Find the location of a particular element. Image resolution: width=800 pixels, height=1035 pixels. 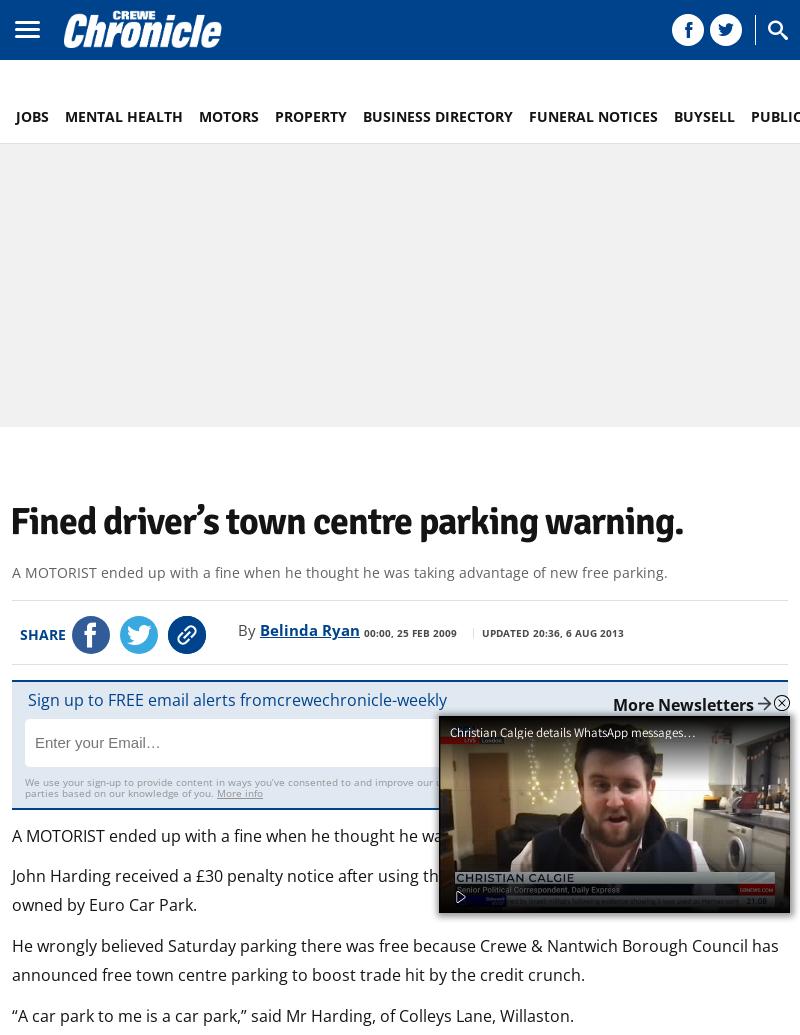

'crewechronicle' is located at coordinates (334, 698).